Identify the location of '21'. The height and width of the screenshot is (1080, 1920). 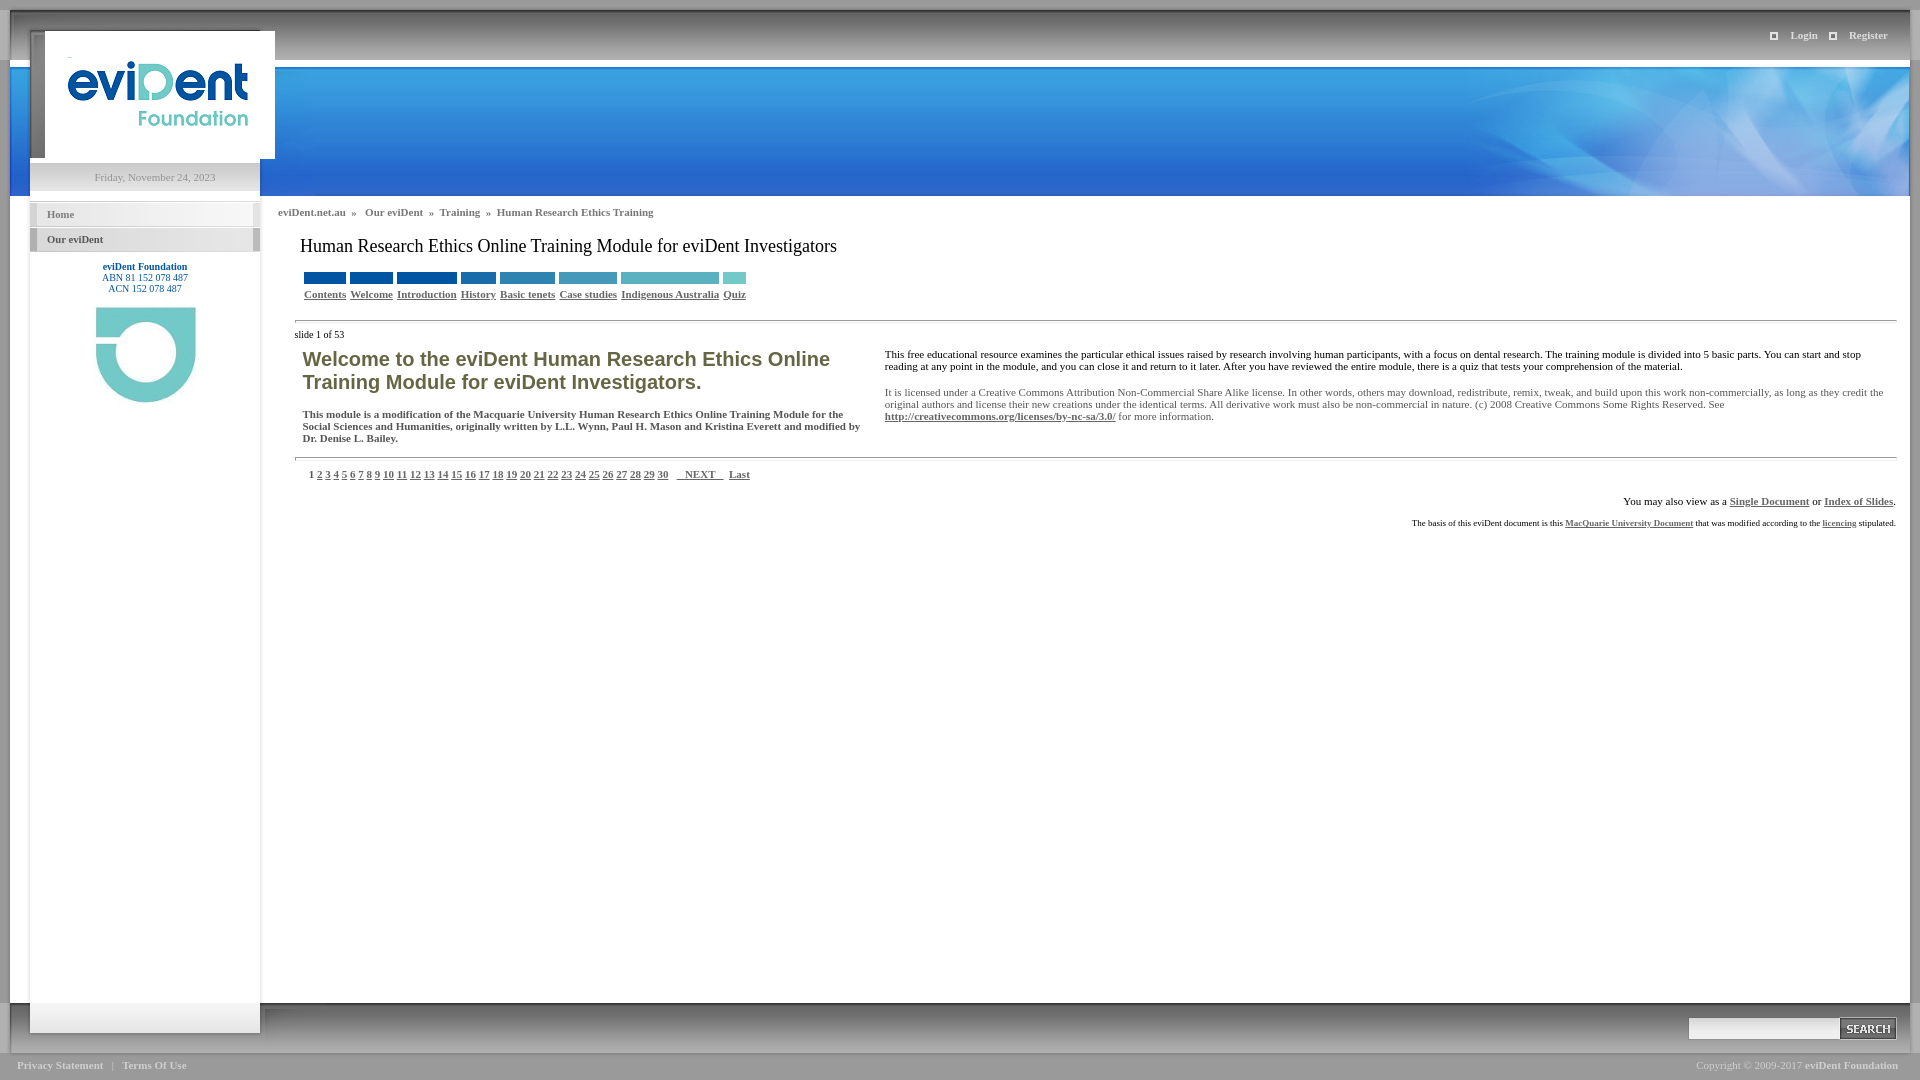
(539, 474).